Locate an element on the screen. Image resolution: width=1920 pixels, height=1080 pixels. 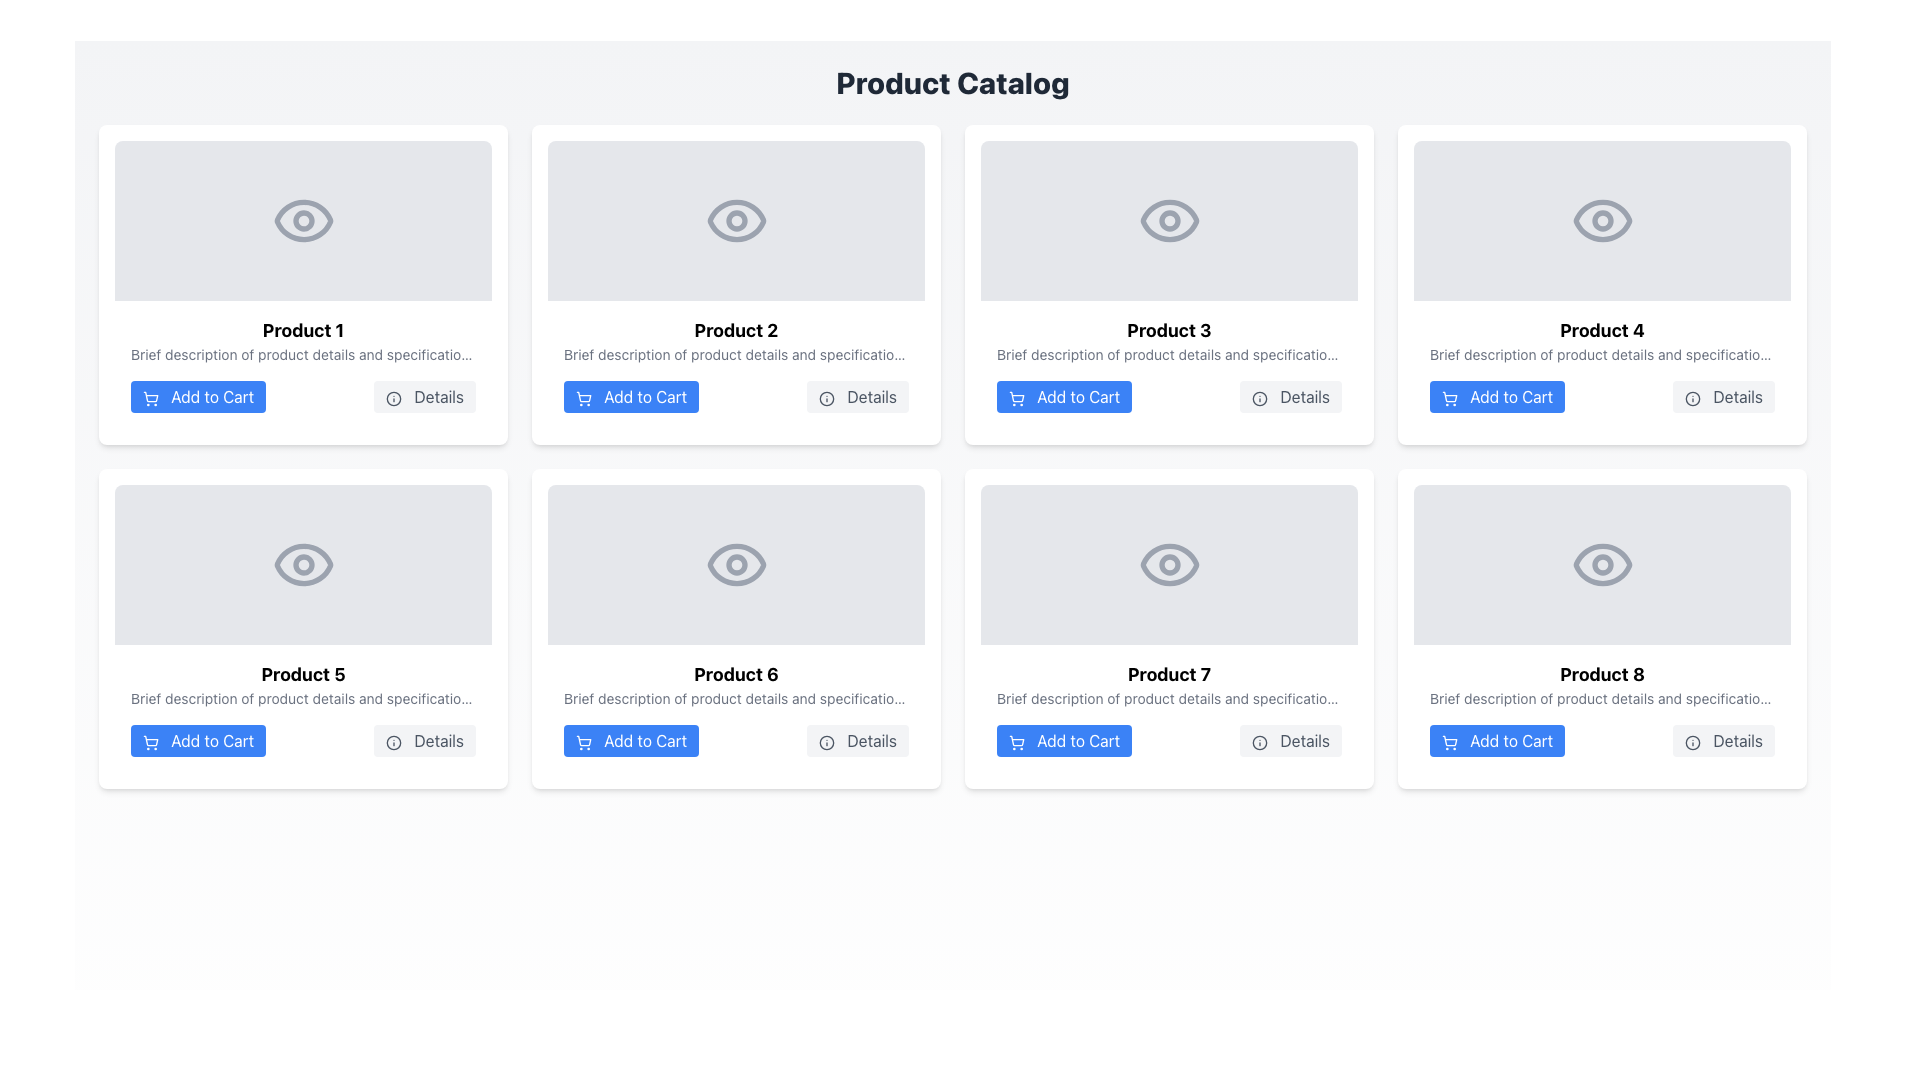
the bold-styled text displaying 'Product 7', which is the title of the seventh product in a grid layout, located at the top of its product card is located at coordinates (1169, 675).